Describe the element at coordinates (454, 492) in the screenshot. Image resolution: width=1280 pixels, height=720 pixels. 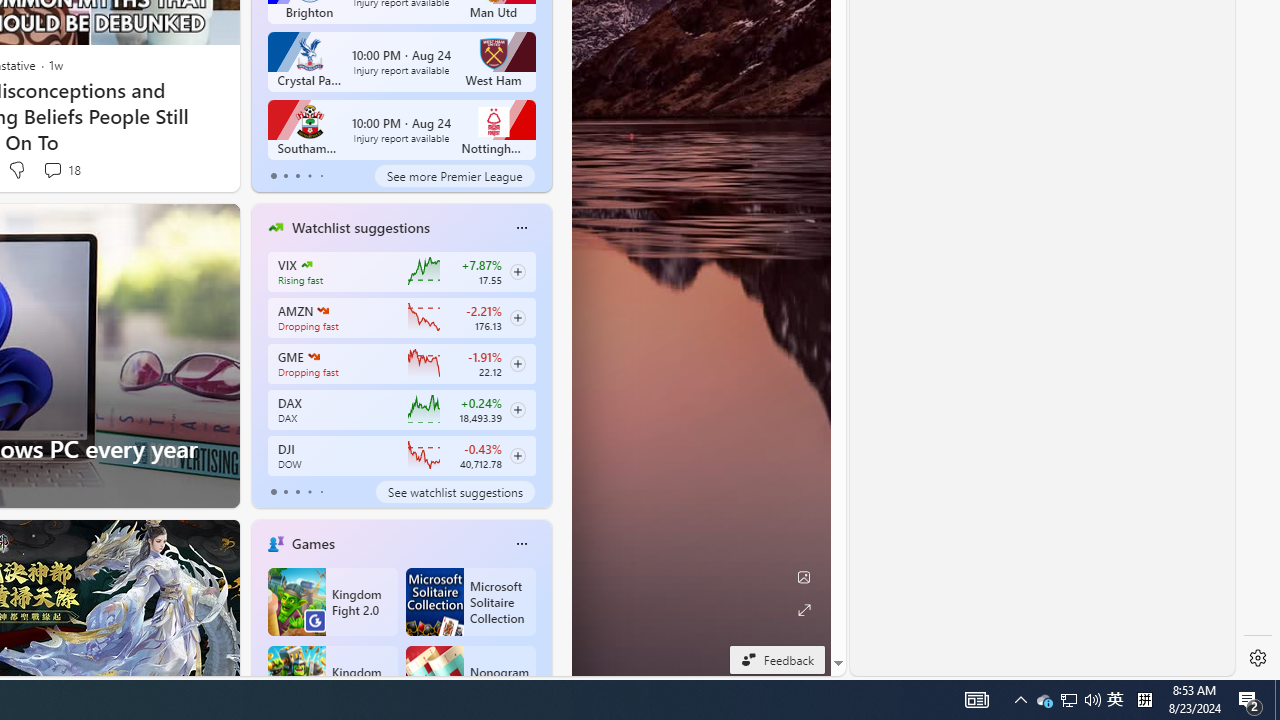
I see `'See watchlist suggestions'` at that location.